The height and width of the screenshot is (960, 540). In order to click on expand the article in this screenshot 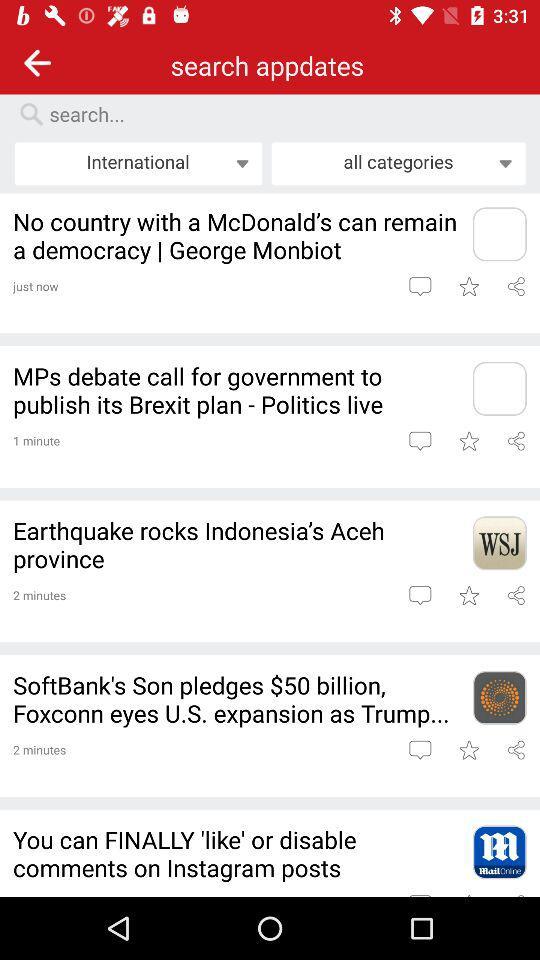, I will do `click(498, 543)`.